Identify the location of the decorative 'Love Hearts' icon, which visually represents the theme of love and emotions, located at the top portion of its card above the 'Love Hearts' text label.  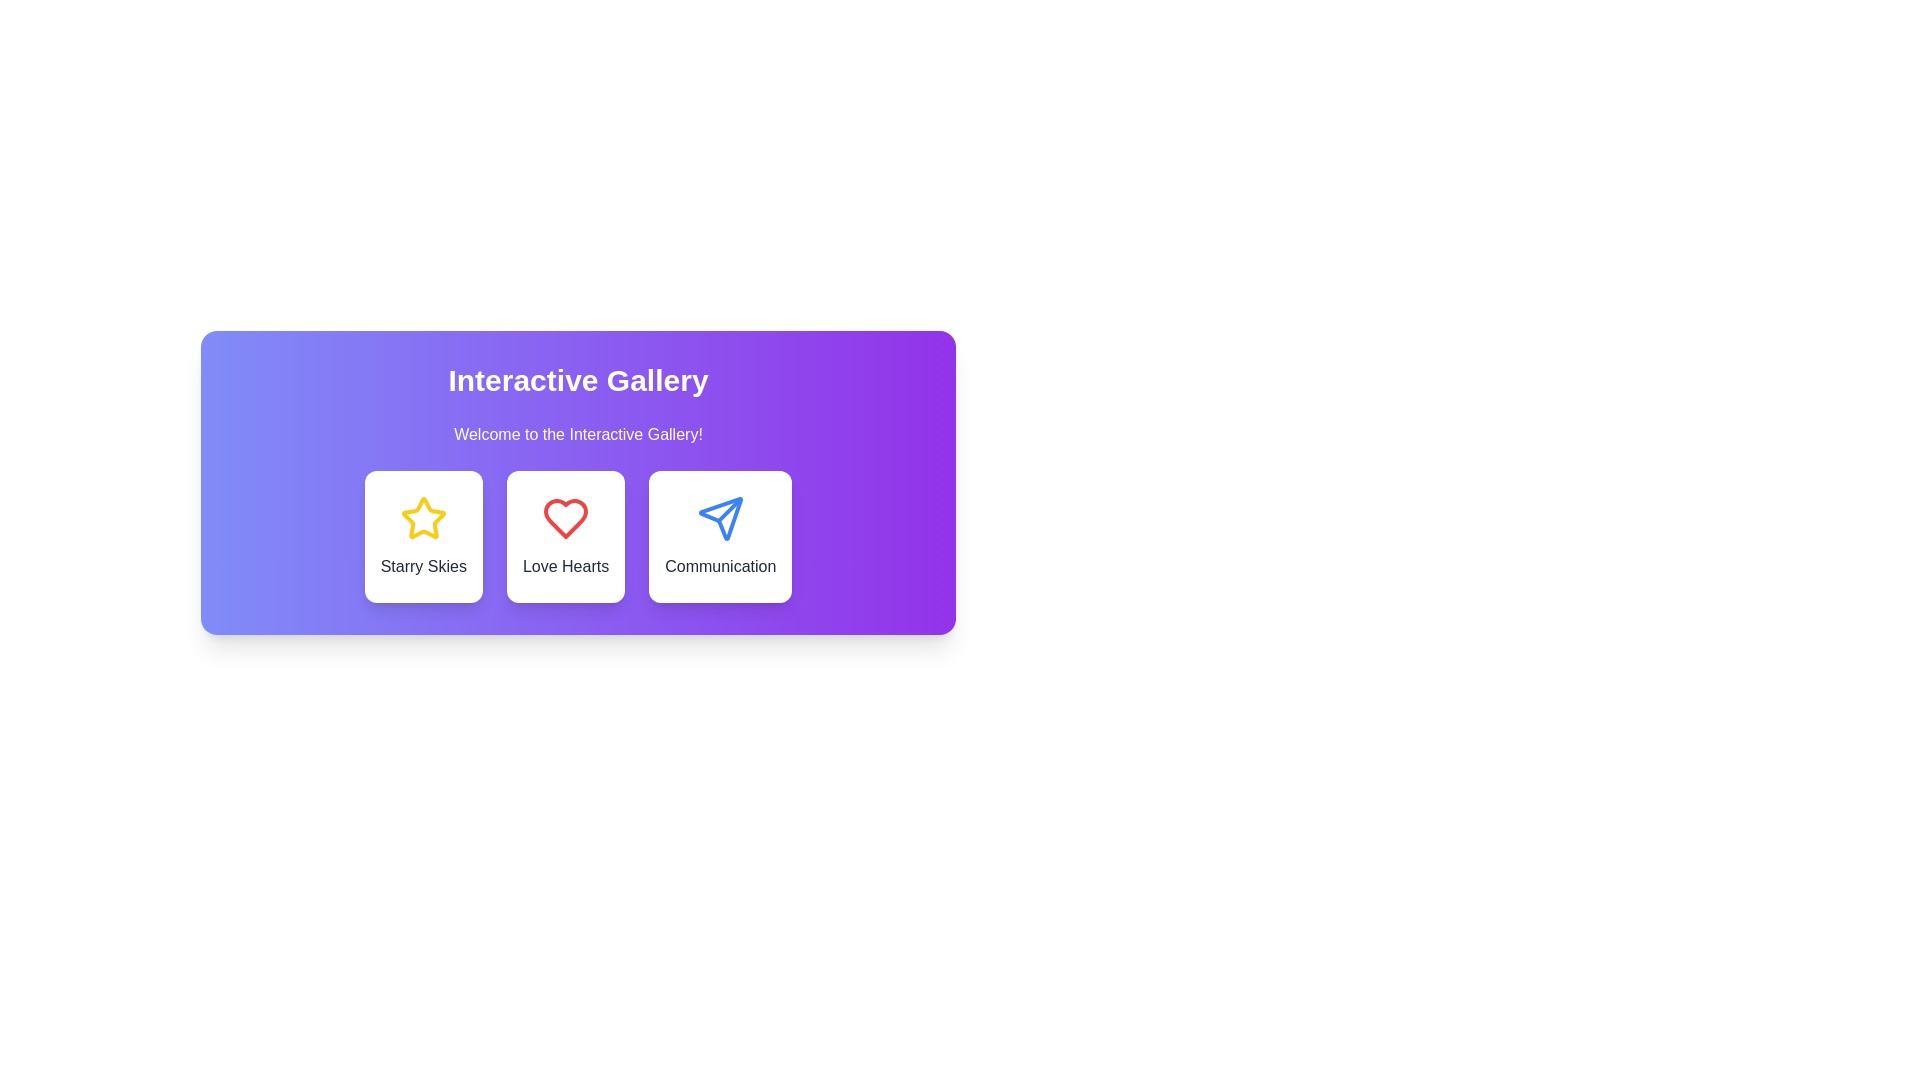
(565, 518).